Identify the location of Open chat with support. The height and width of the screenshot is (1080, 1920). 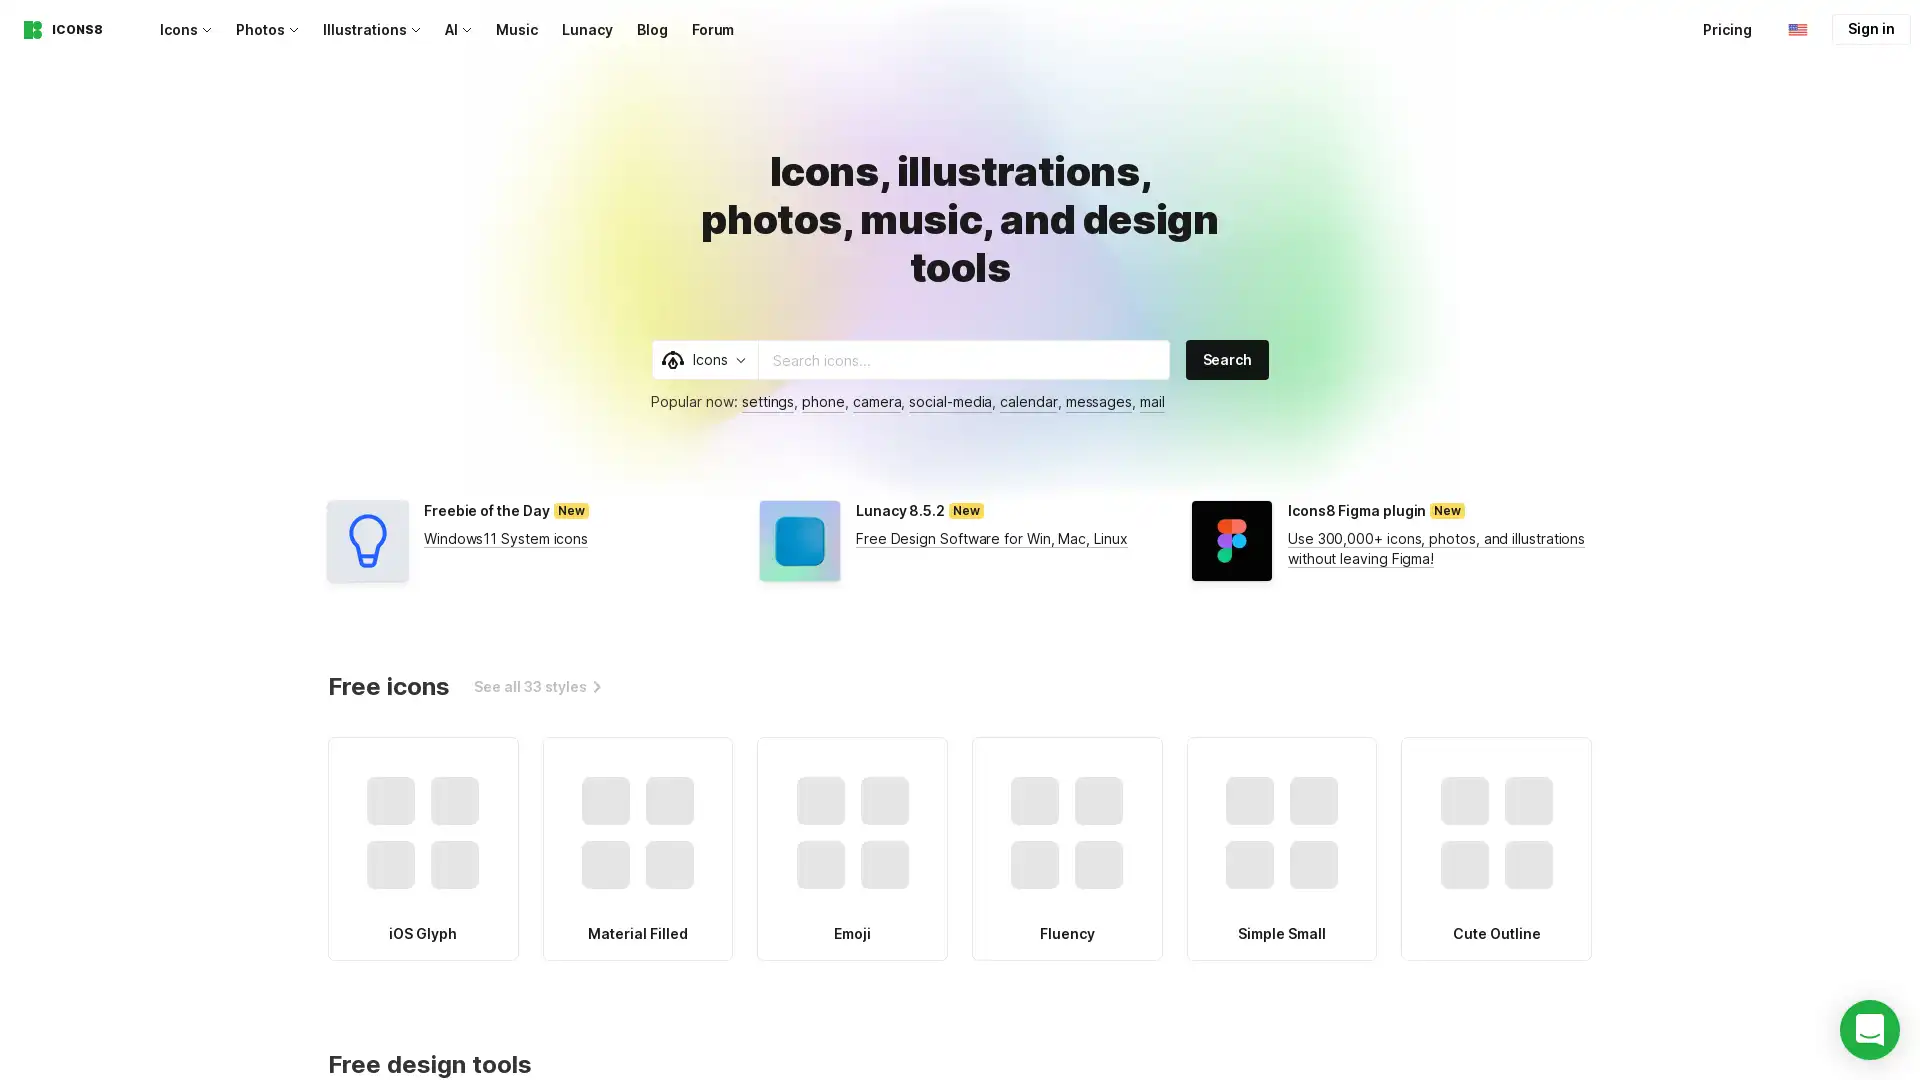
(1869, 1029).